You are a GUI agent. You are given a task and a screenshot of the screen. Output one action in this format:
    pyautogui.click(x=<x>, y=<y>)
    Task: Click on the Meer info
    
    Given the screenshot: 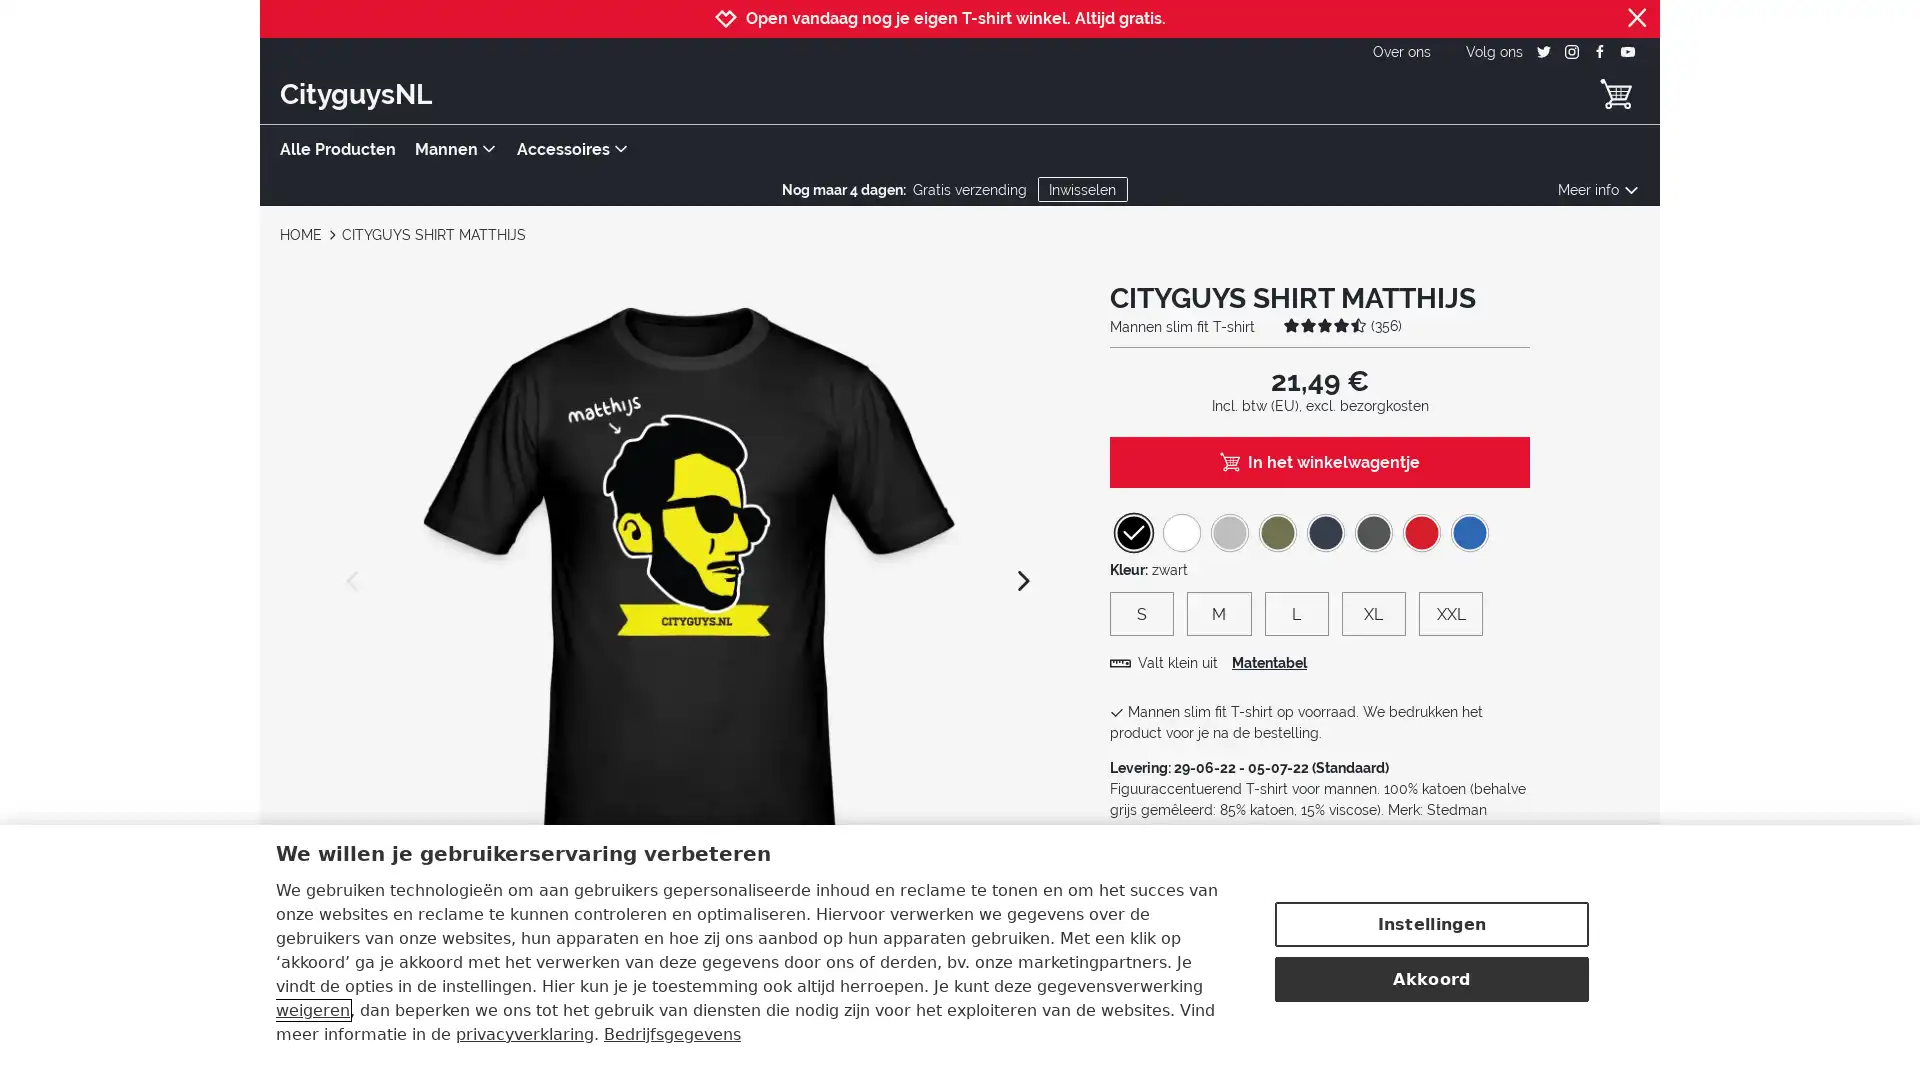 What is the action you would take?
    pyautogui.click(x=1597, y=189)
    